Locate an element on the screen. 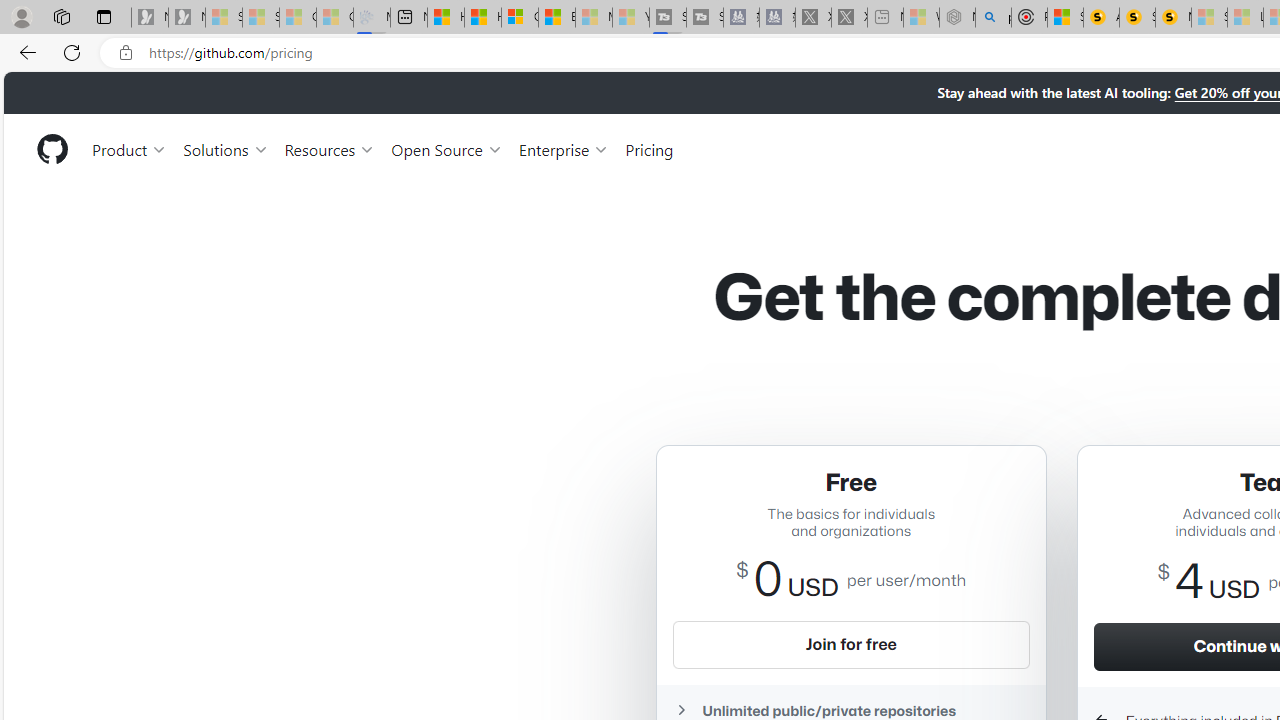 The image size is (1280, 720). 'Open Source' is located at coordinates (445, 148).